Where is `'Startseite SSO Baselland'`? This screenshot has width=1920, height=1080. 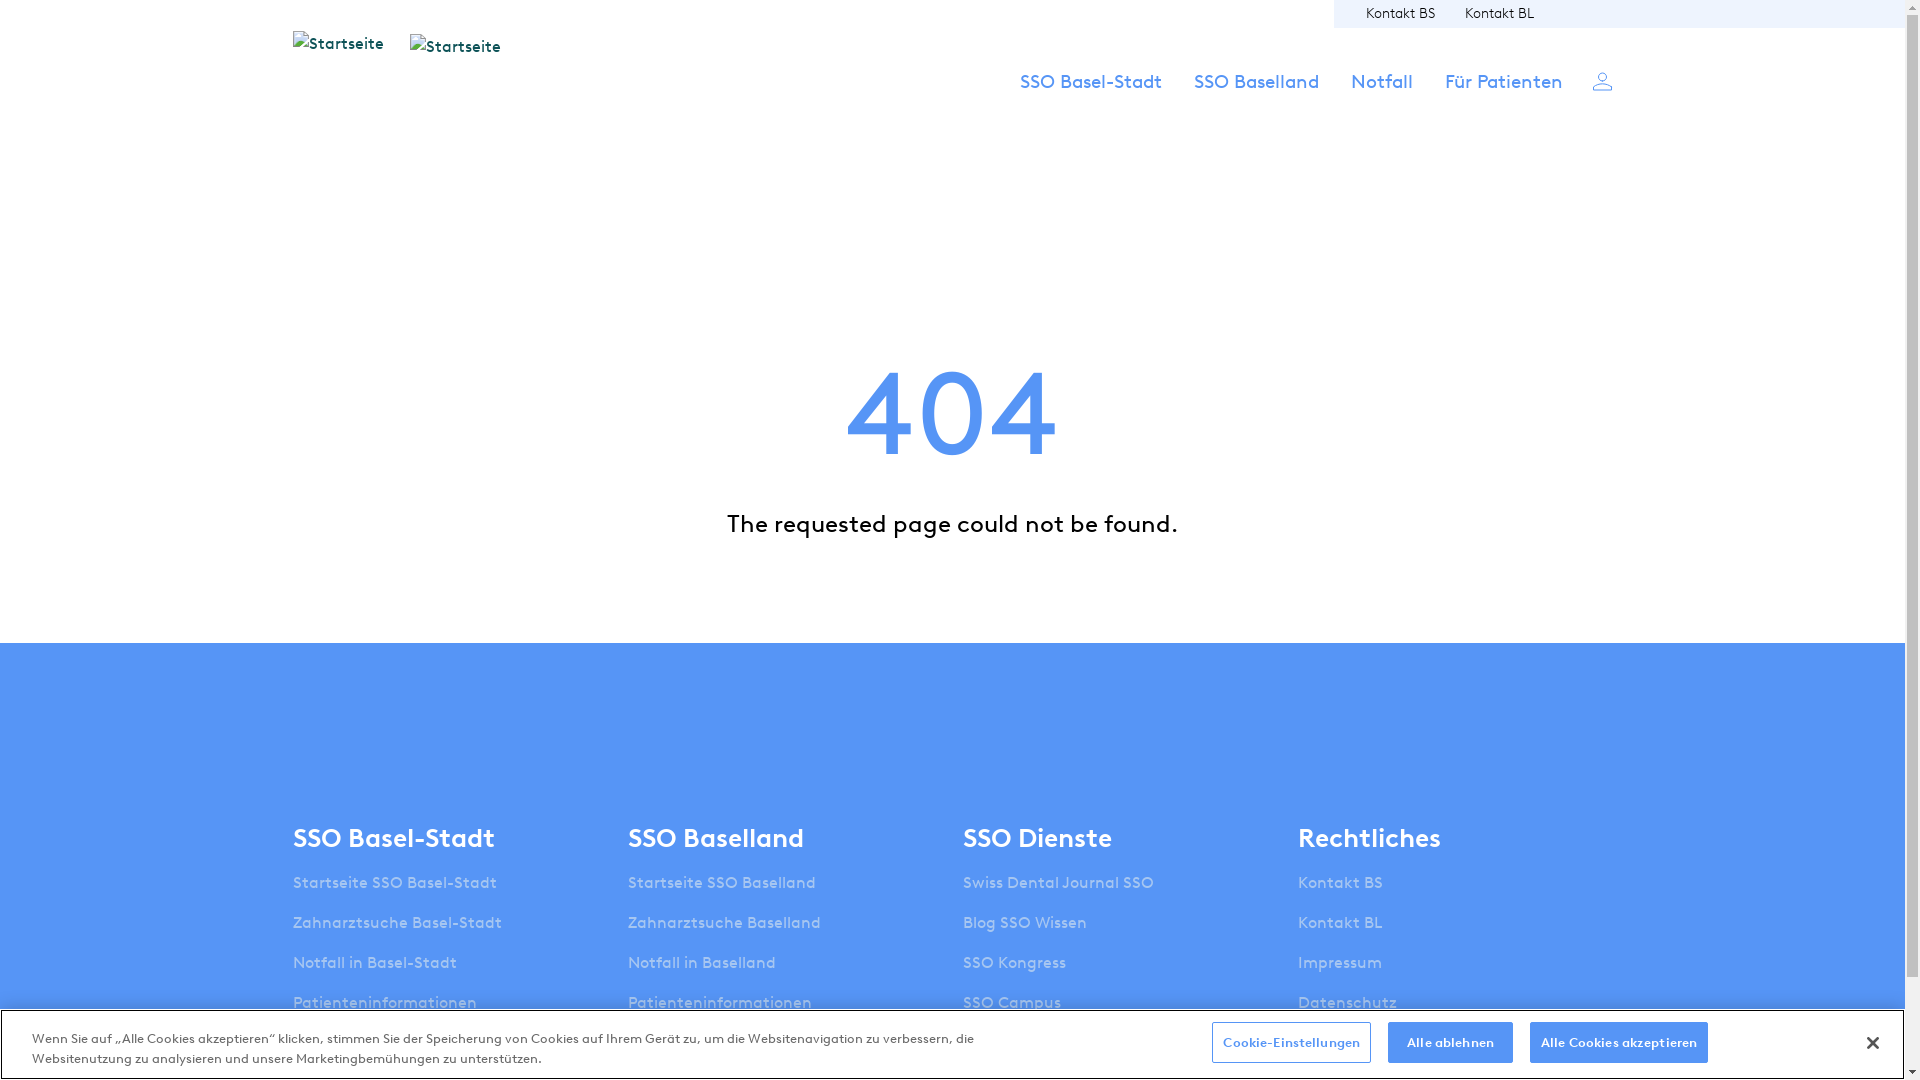 'Startseite SSO Baselland' is located at coordinates (627, 882).